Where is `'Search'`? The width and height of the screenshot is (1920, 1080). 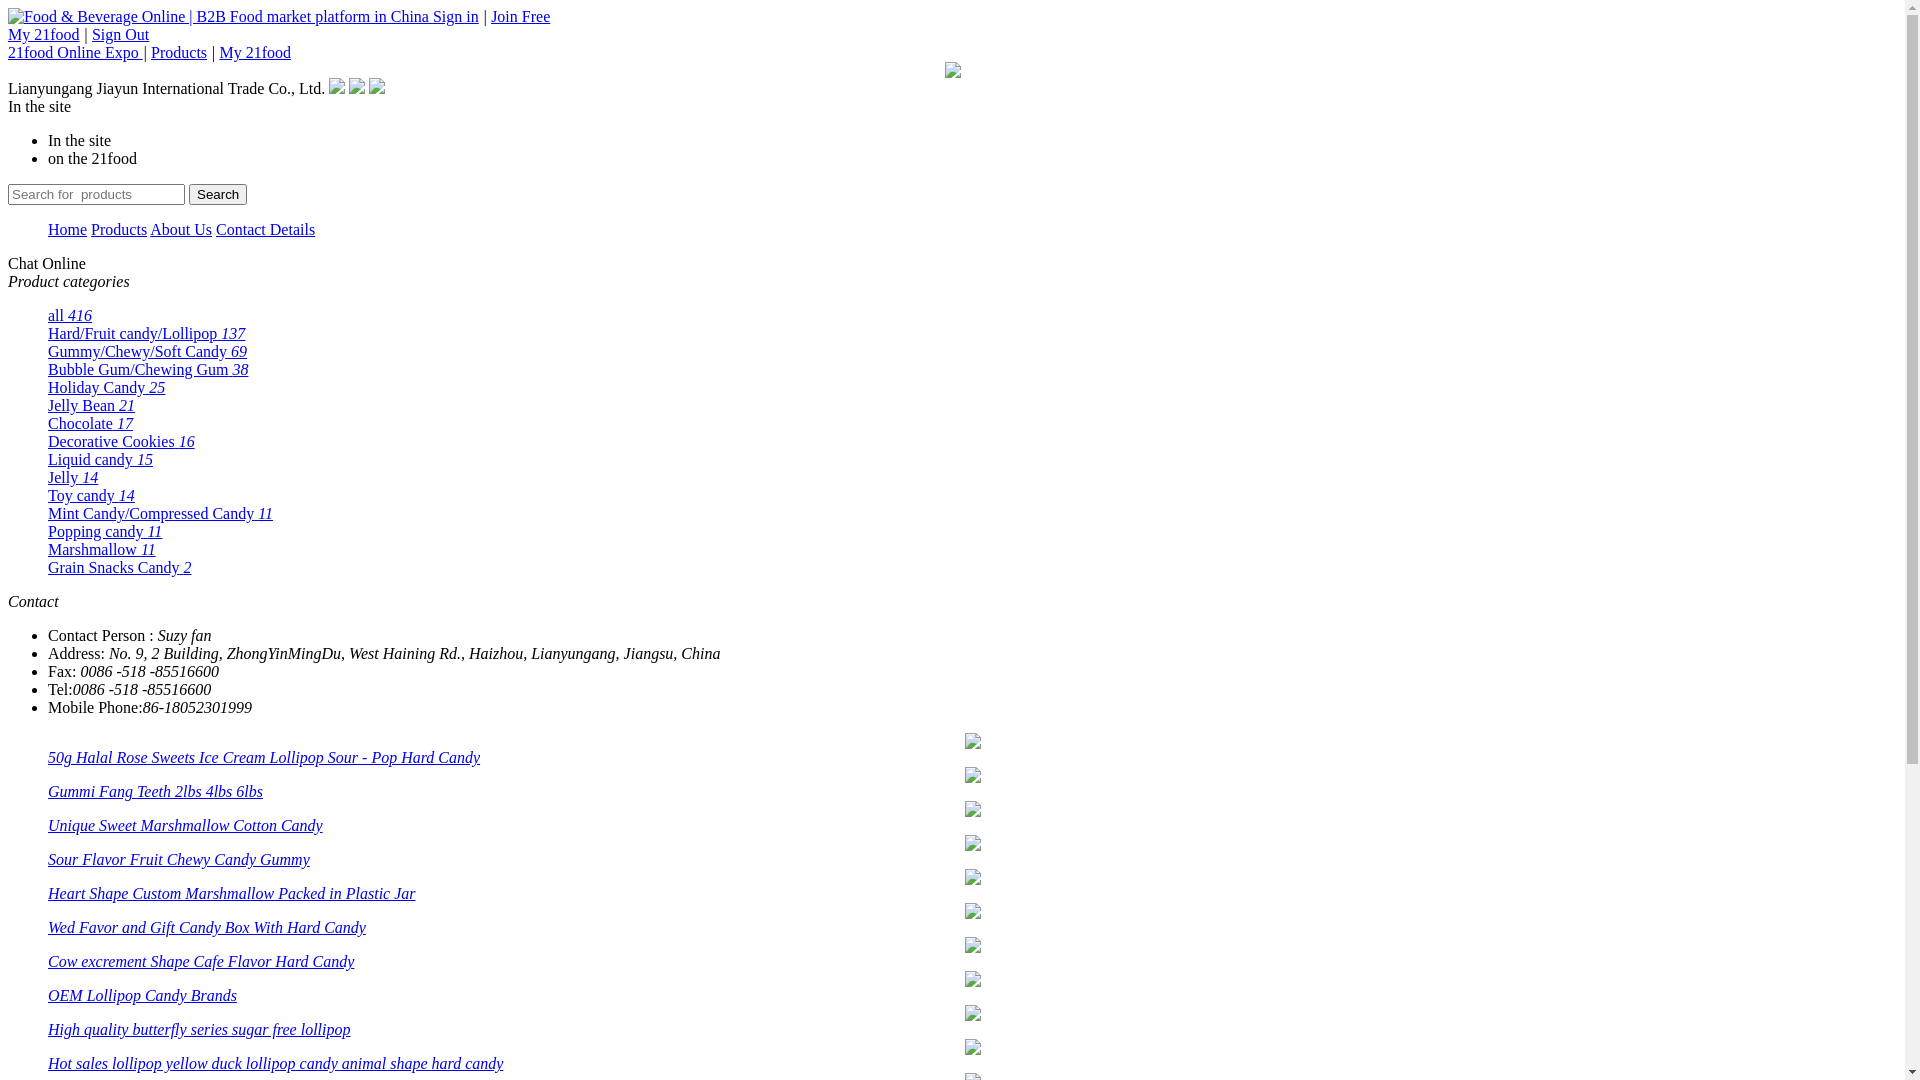 'Search' is located at coordinates (217, 194).